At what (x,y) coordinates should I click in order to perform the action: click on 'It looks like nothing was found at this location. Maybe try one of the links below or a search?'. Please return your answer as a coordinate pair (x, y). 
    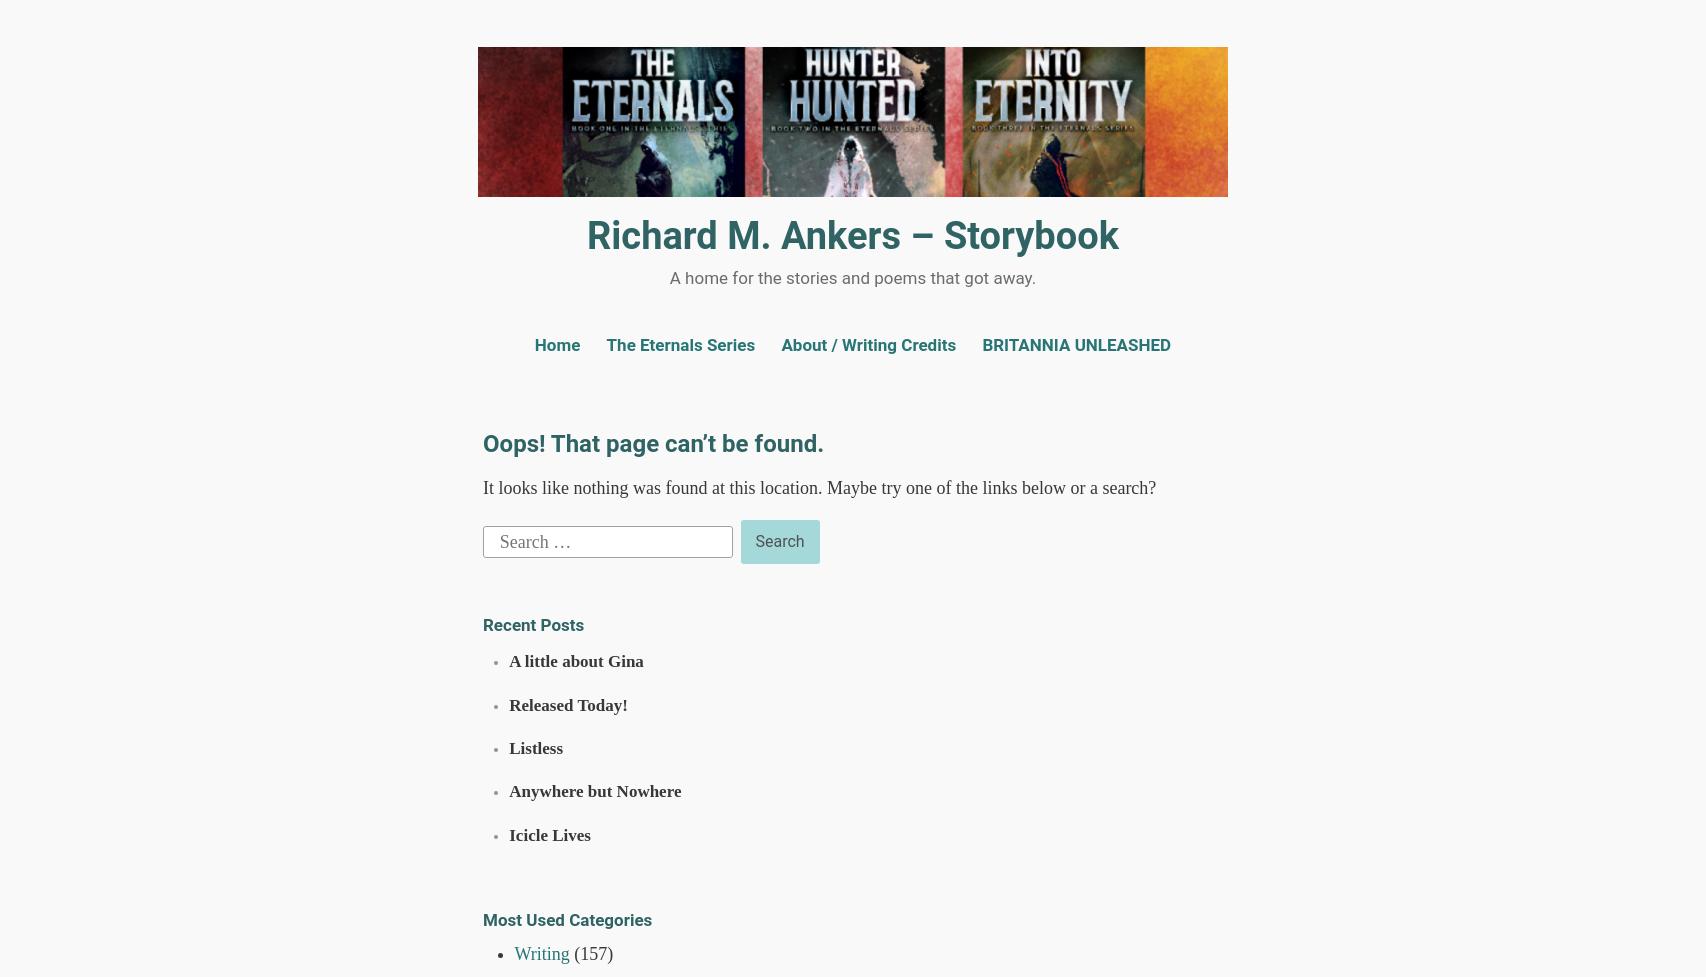
    Looking at the image, I should click on (818, 487).